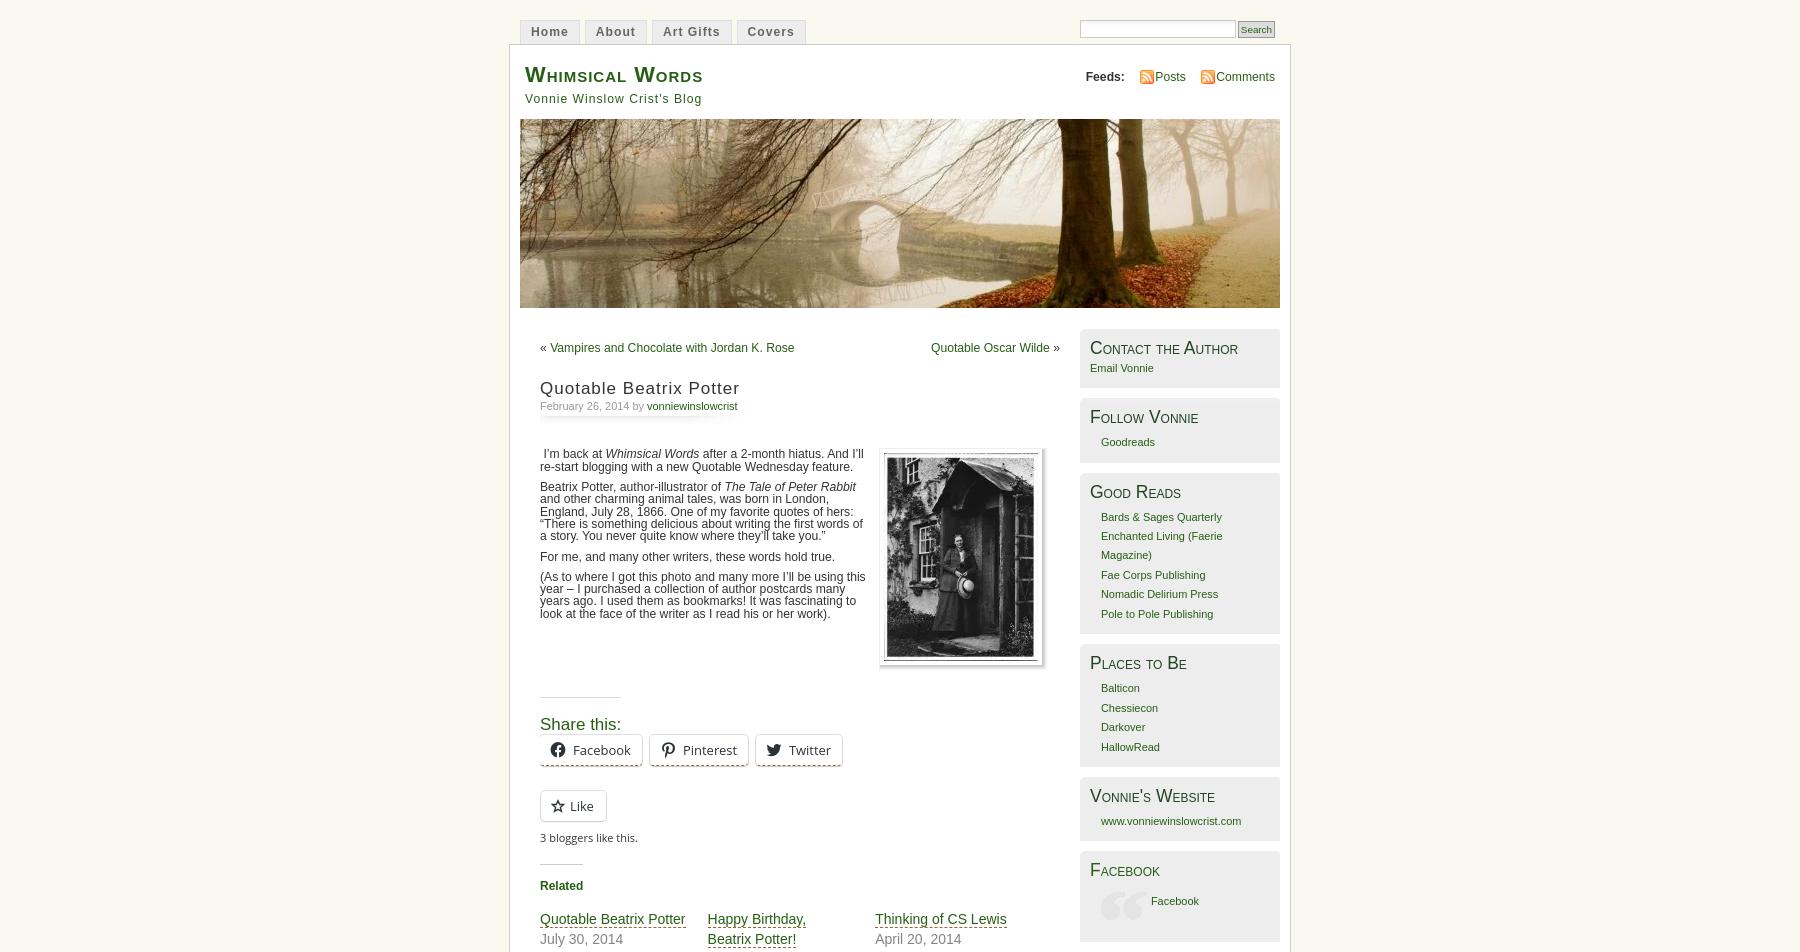 The width and height of the screenshot is (1800, 952). What do you see at coordinates (1104, 75) in the screenshot?
I see `'Feeds:'` at bounding box center [1104, 75].